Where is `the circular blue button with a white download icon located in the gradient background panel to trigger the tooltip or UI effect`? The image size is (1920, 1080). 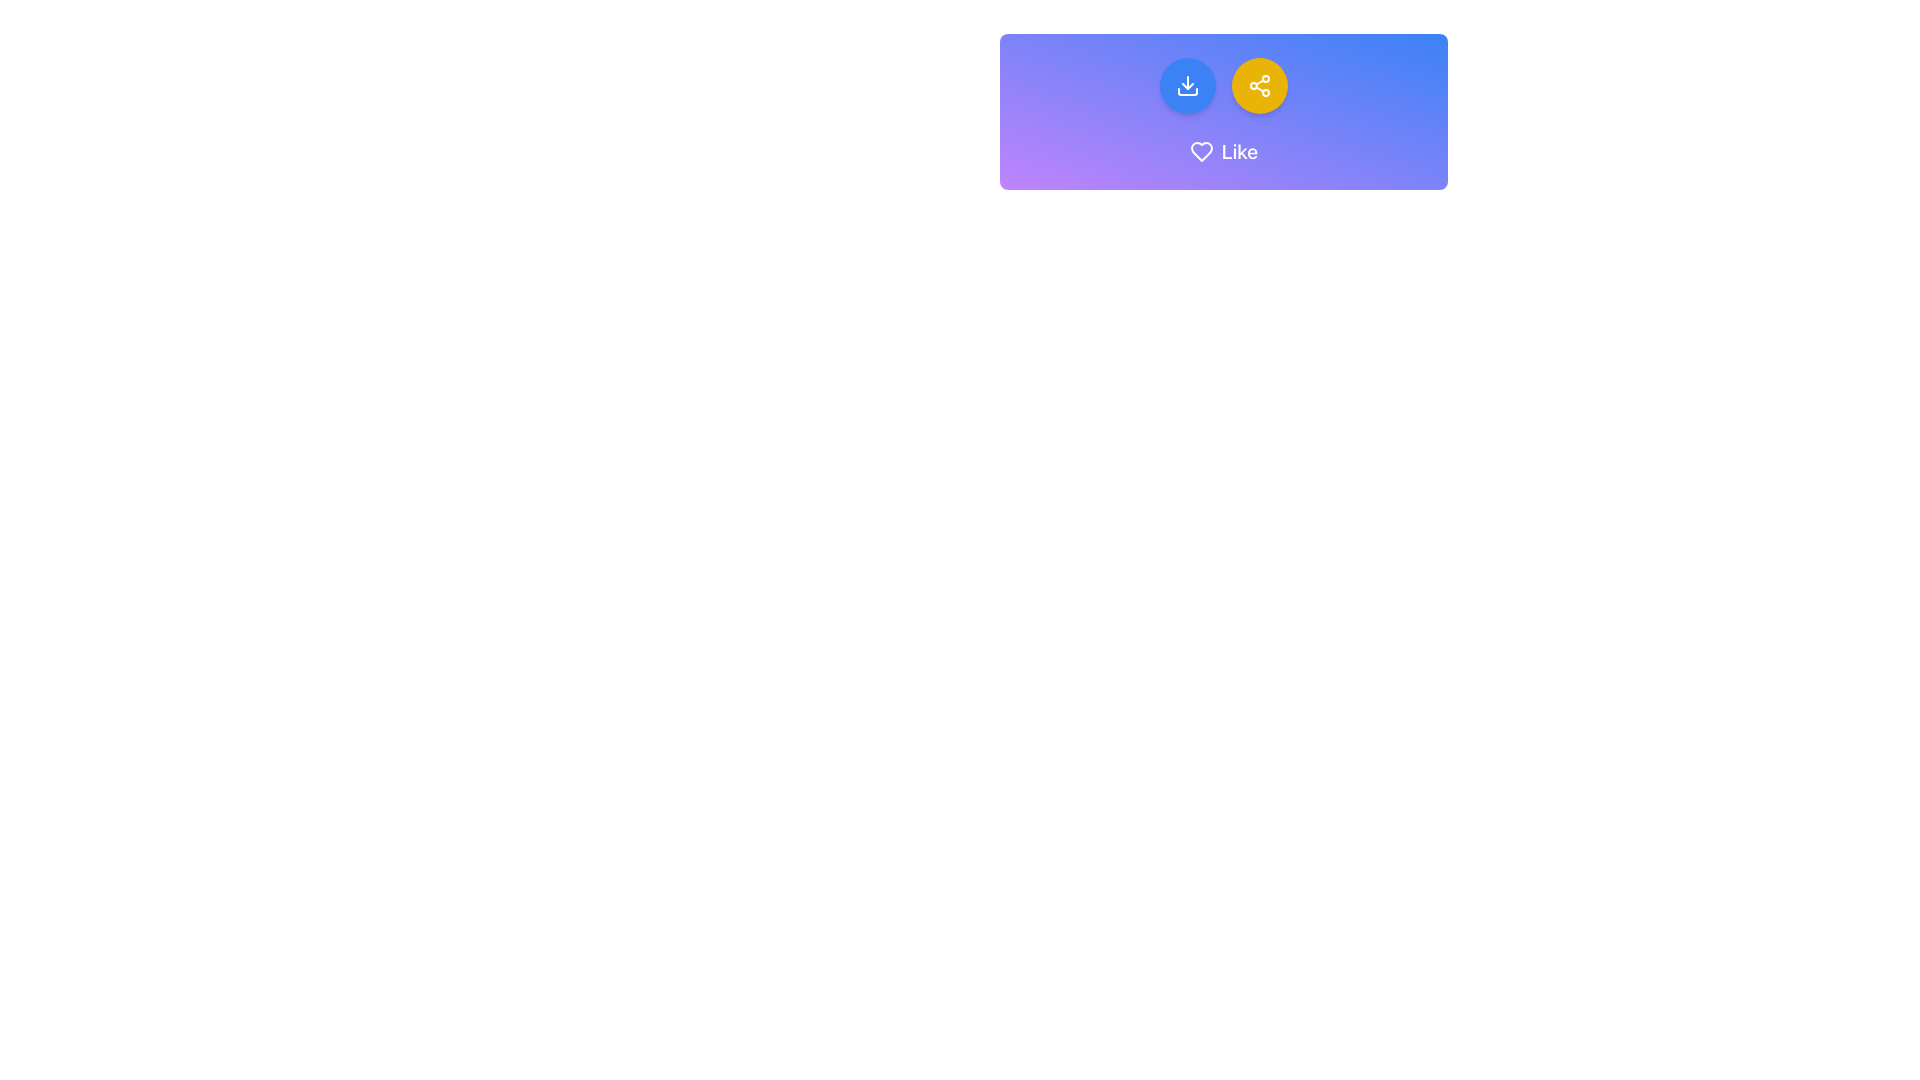
the circular blue button with a white download icon located in the gradient background panel to trigger the tooltip or UI effect is located at coordinates (1188, 84).